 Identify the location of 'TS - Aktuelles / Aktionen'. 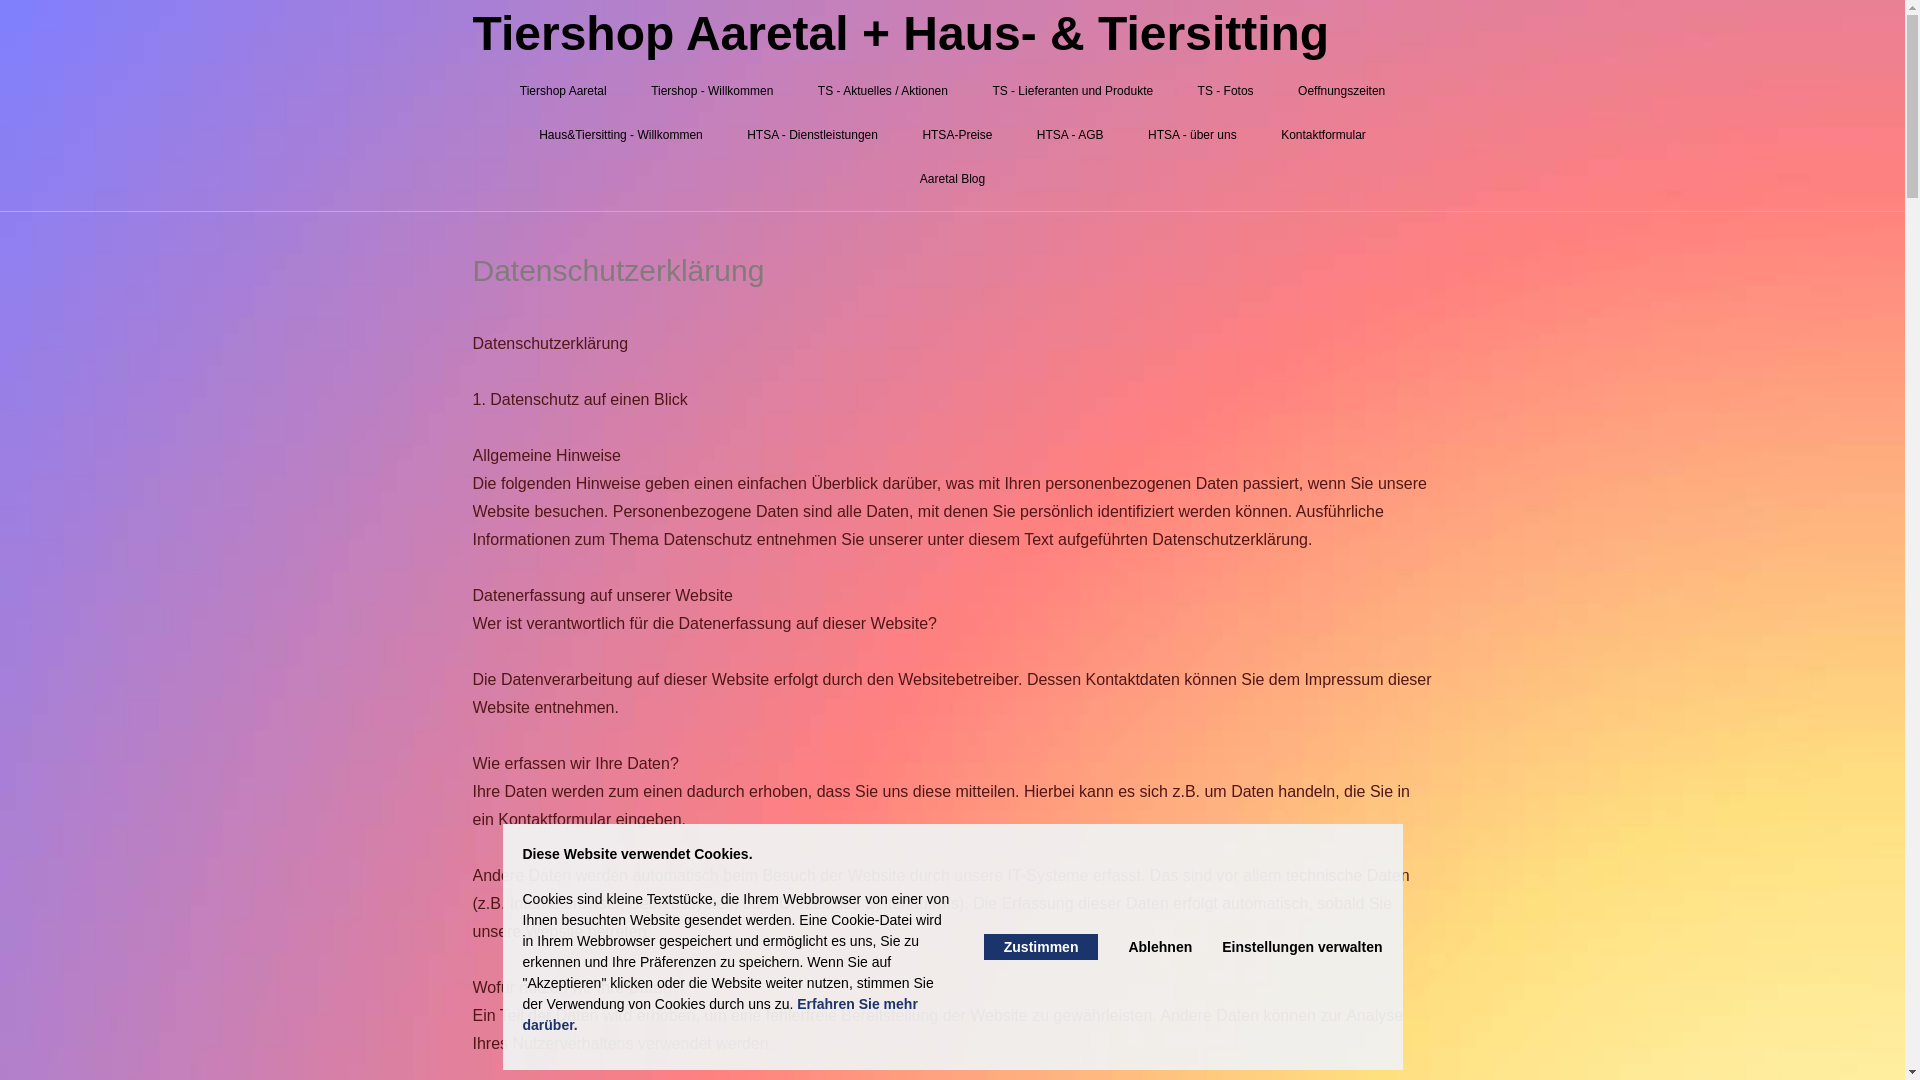
(882, 91).